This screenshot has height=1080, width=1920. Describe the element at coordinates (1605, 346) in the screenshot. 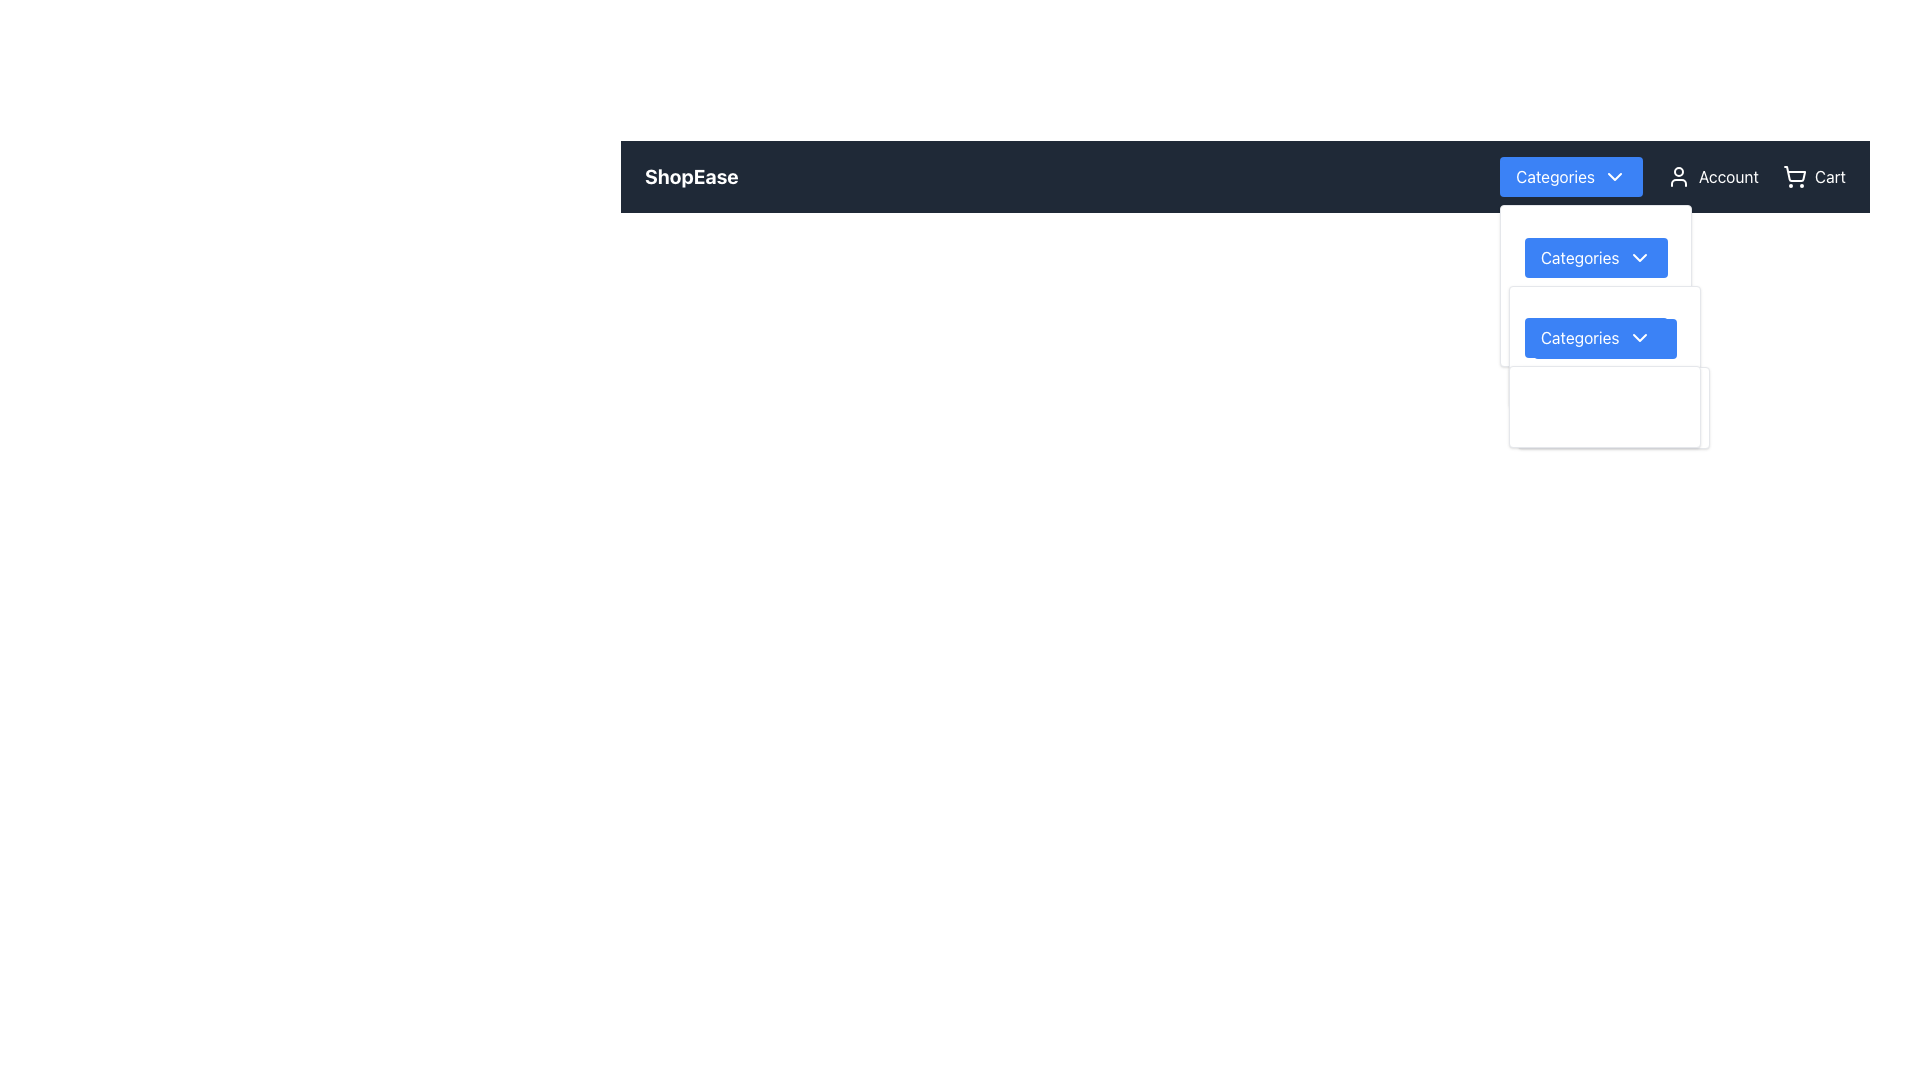

I see `the second 'Categories' dropdown menu button to interact with it` at that location.